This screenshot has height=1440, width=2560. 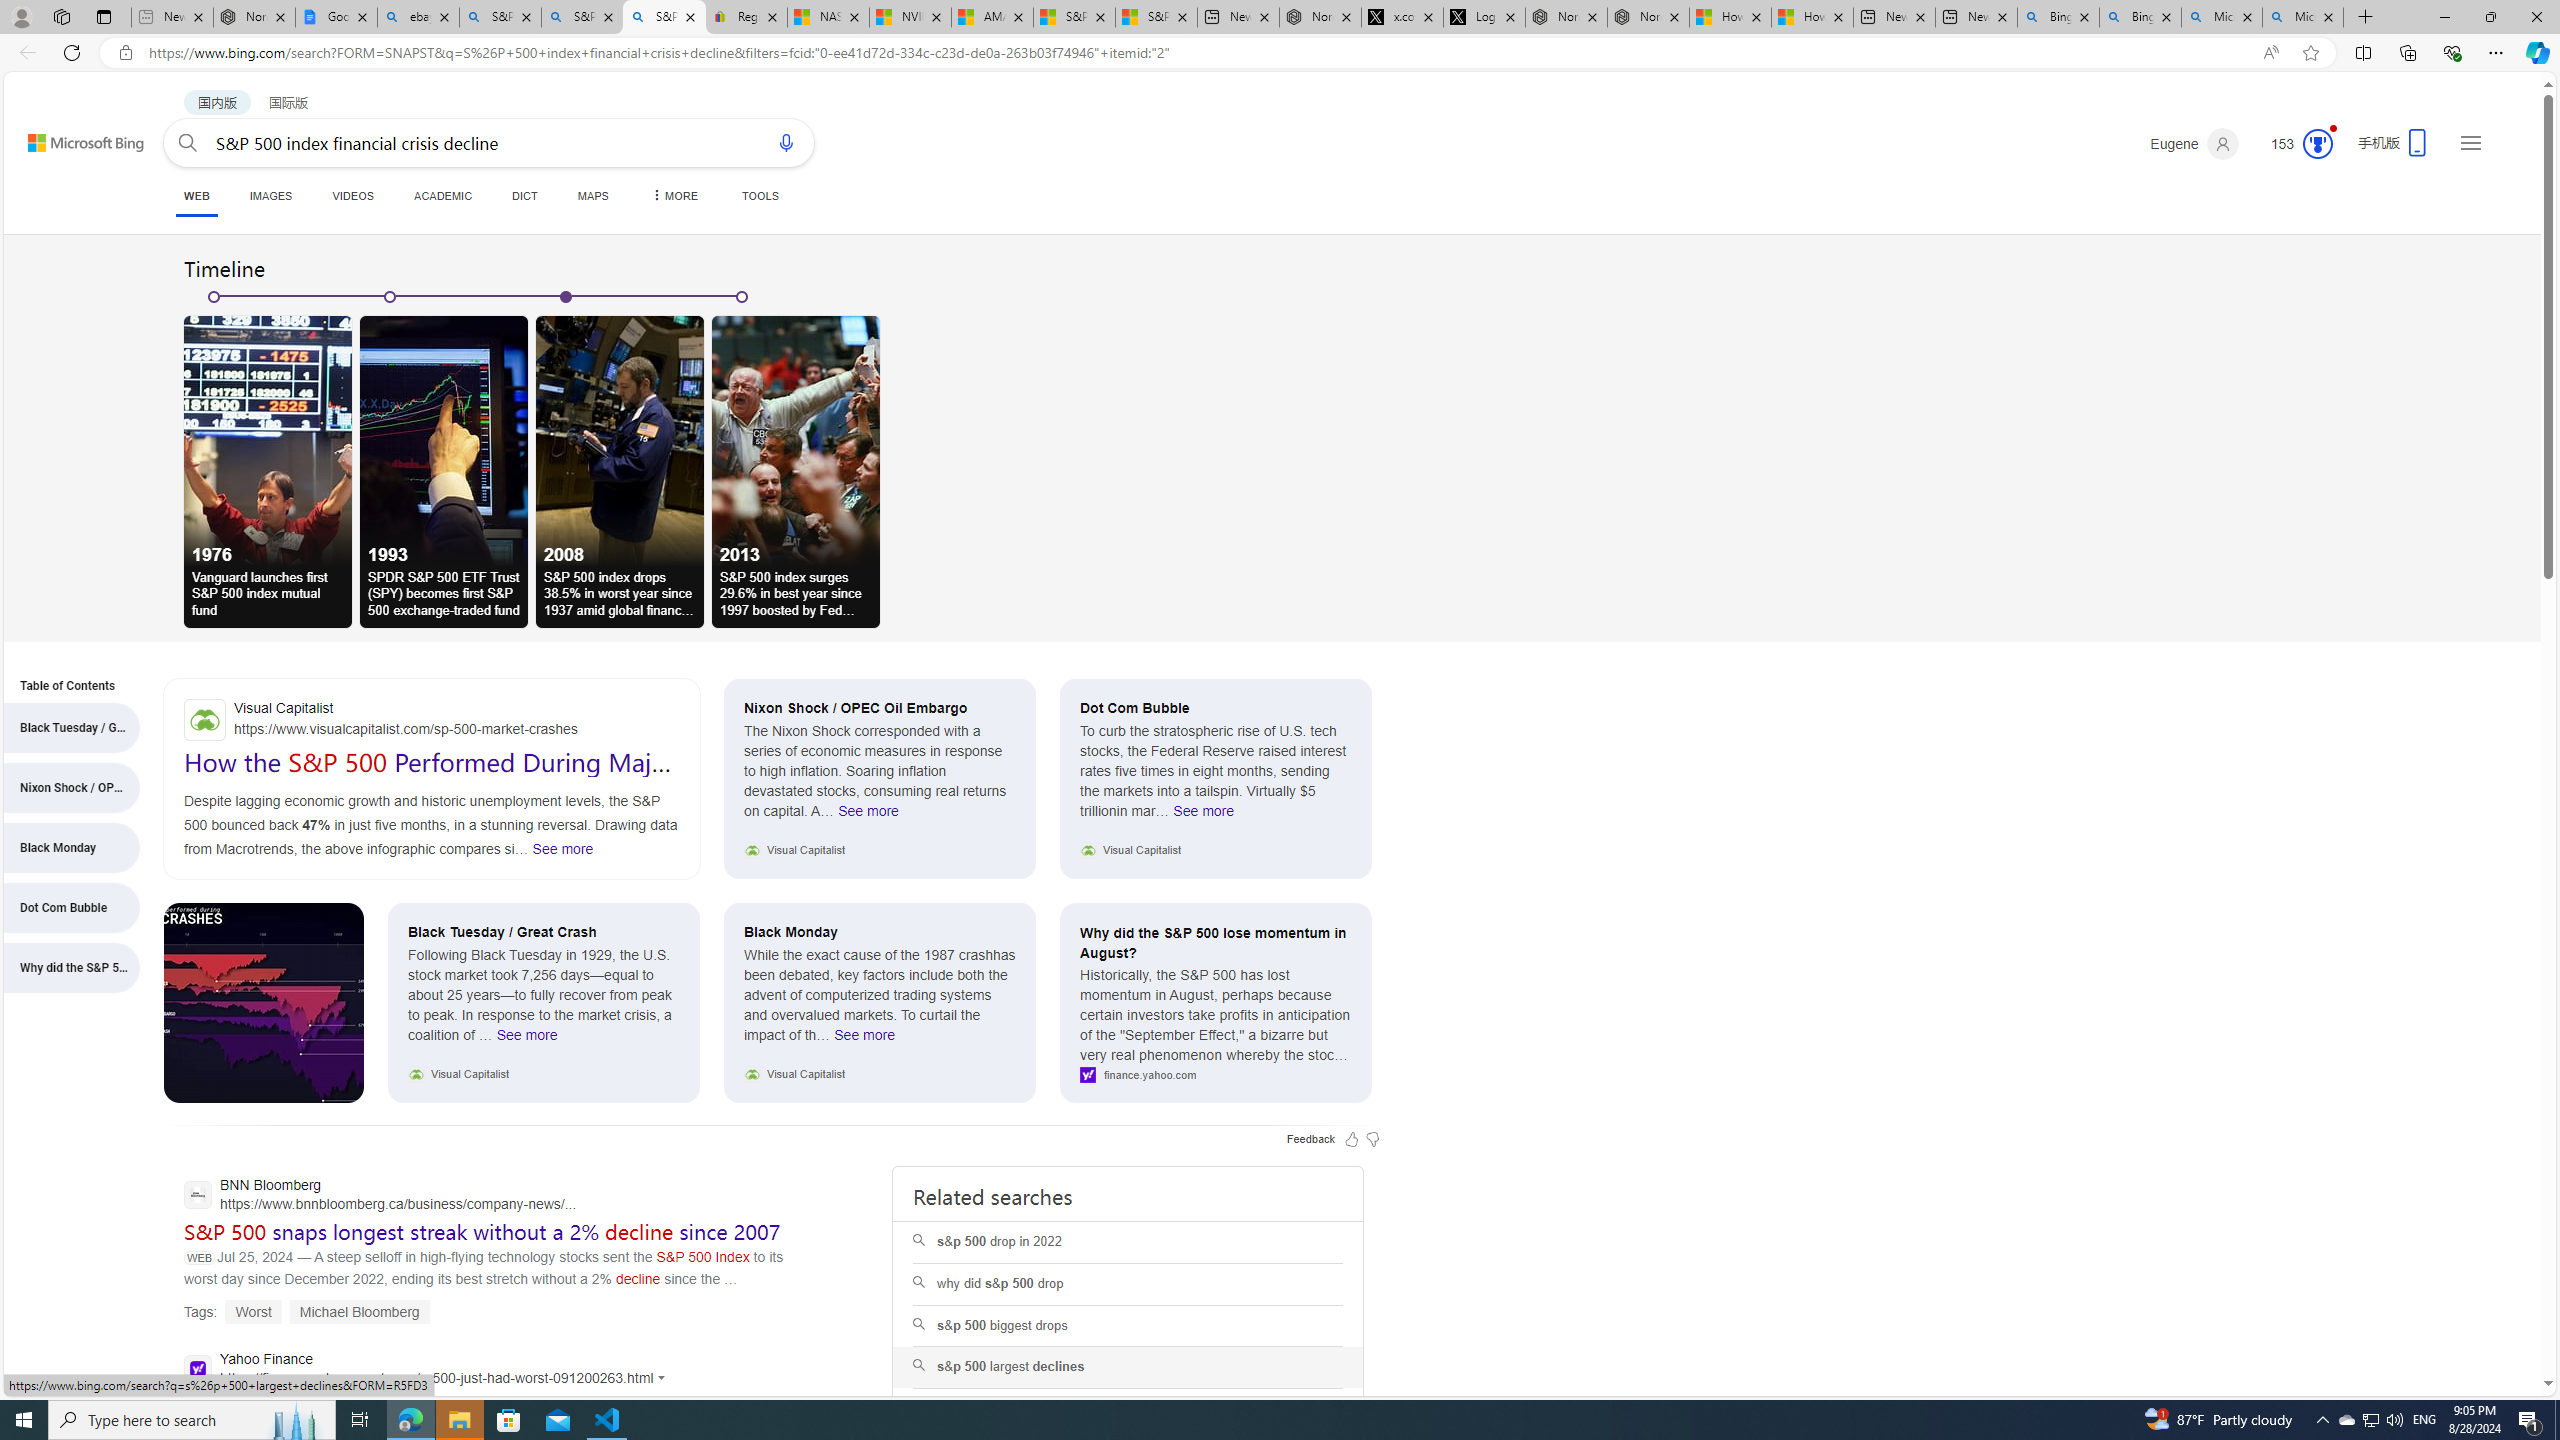 I want to click on 'why did s&p 500 drop', so click(x=1128, y=1283).